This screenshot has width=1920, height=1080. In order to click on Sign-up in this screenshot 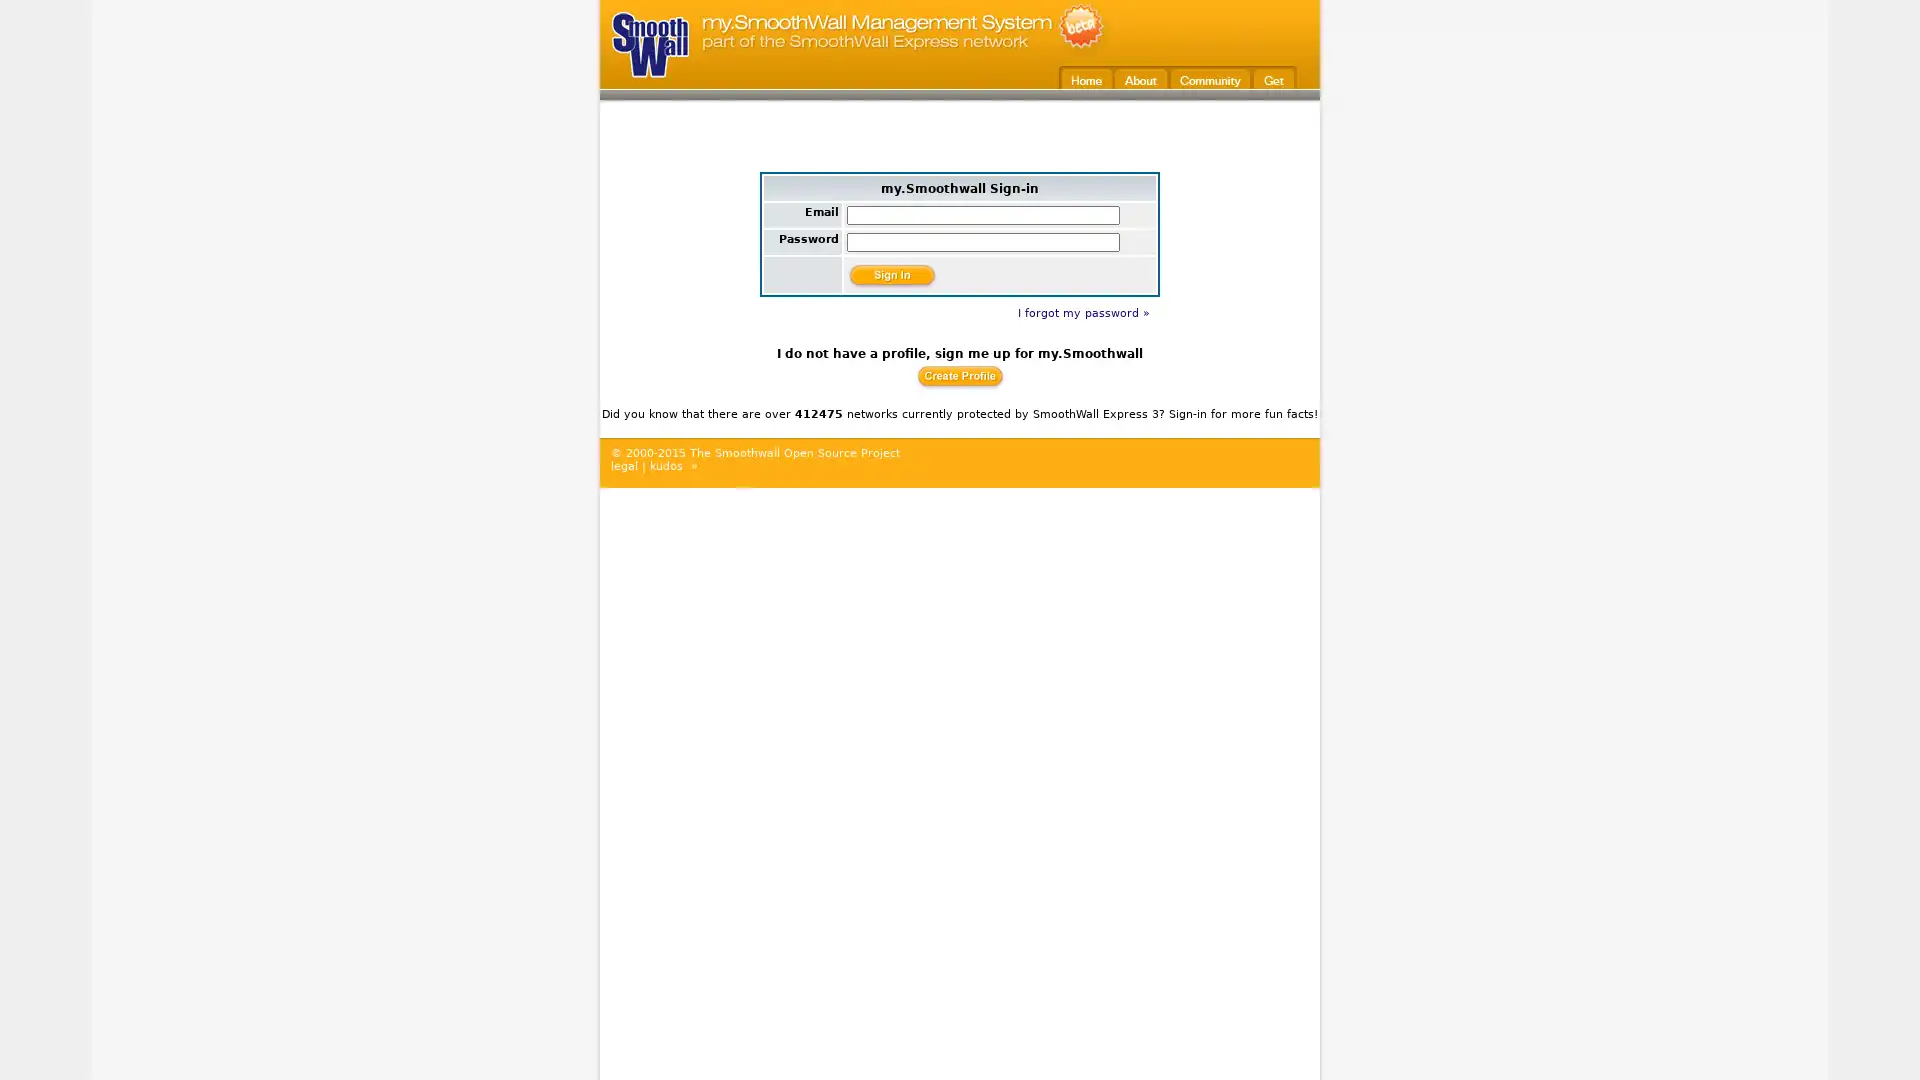, I will do `click(958, 375)`.